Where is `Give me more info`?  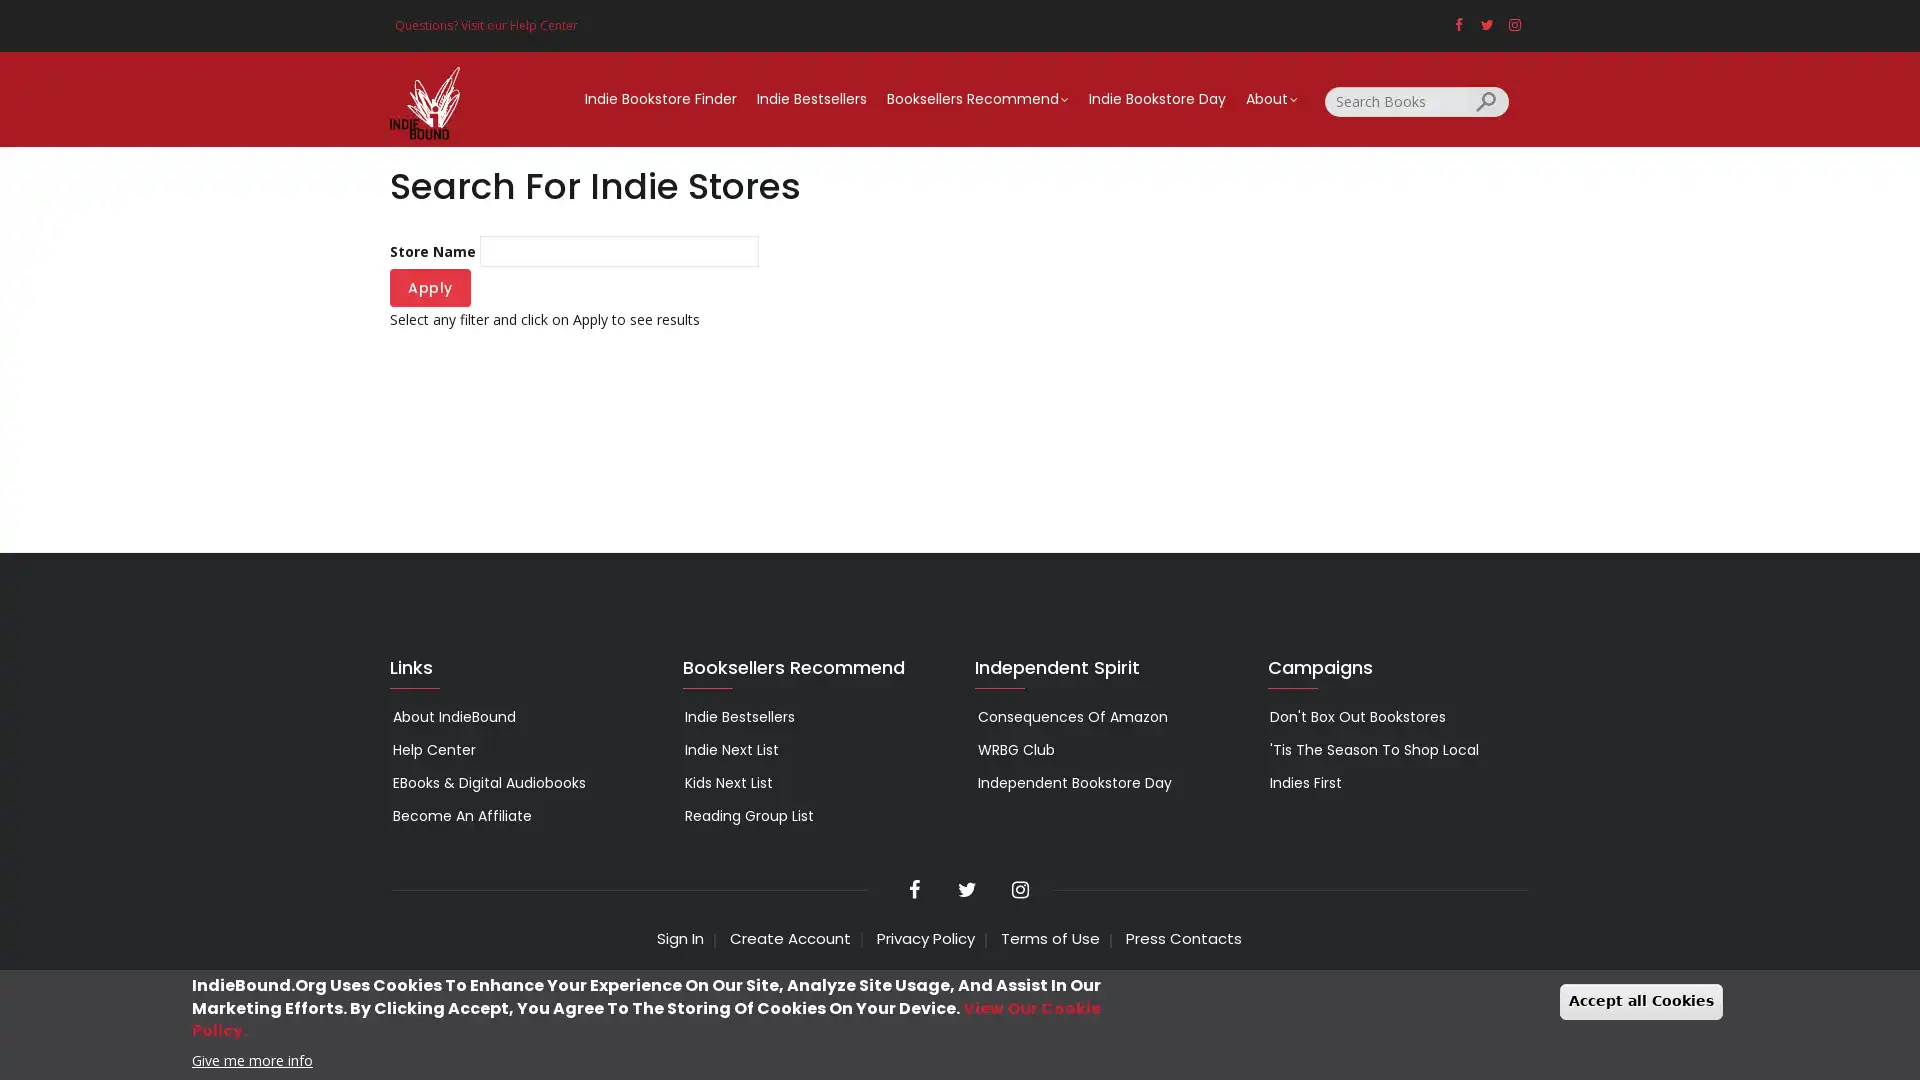 Give me more info is located at coordinates (251, 1058).